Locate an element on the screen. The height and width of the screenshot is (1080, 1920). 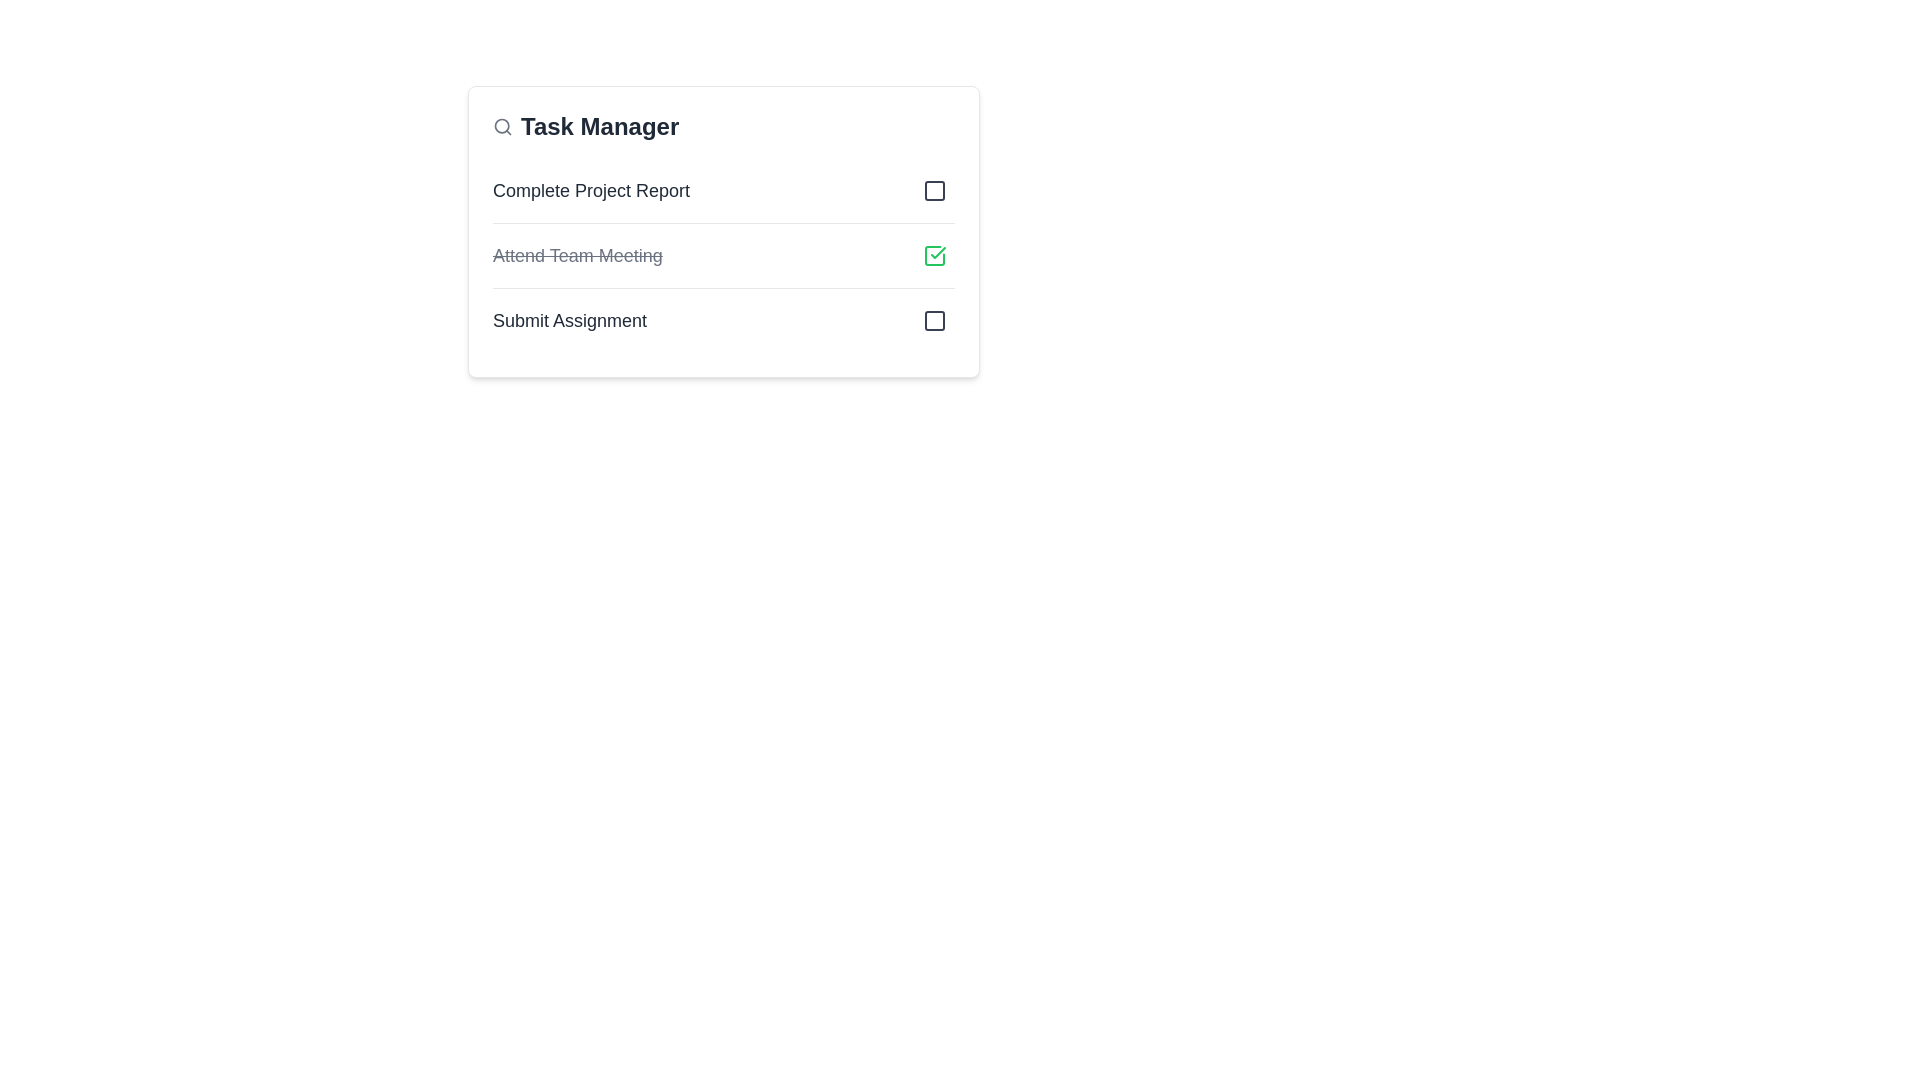
the control element for 'Submit Assignment' is located at coordinates (934, 319).